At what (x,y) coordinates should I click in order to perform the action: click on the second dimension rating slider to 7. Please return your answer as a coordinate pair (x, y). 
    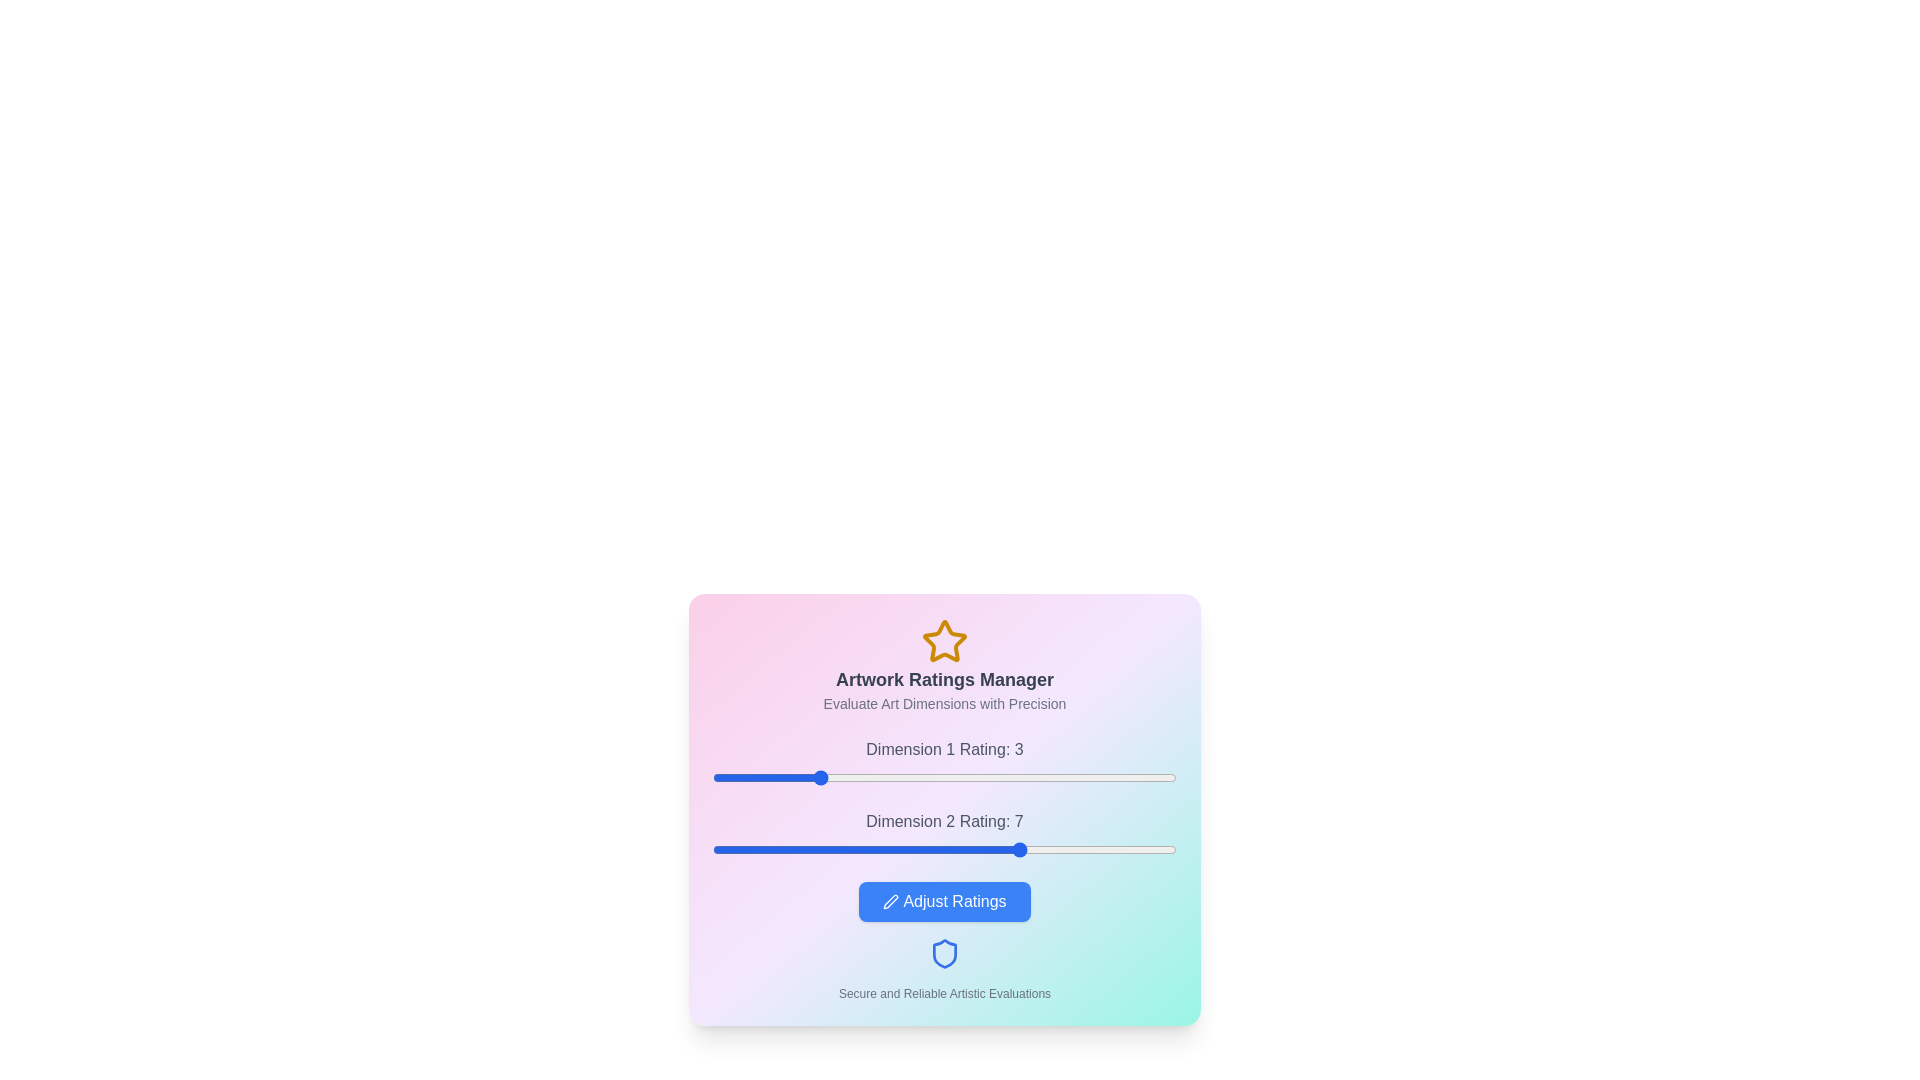
    Looking at the image, I should click on (1022, 849).